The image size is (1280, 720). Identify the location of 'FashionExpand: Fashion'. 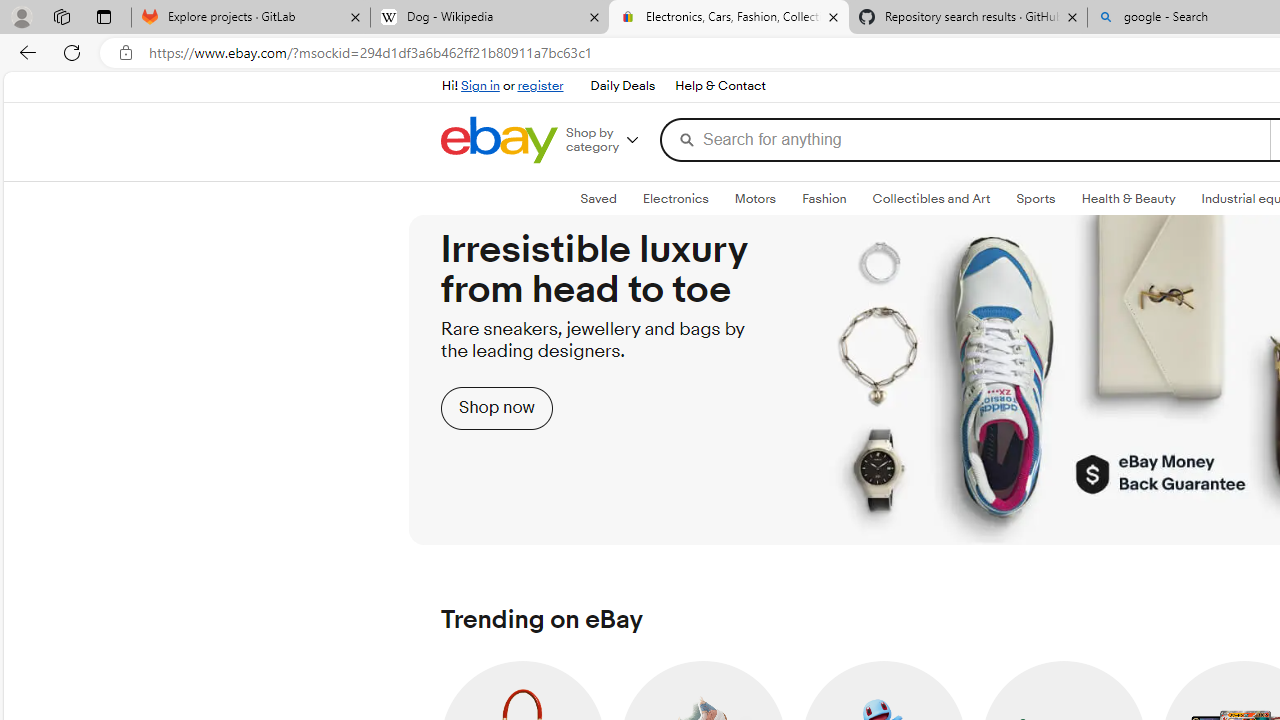
(824, 199).